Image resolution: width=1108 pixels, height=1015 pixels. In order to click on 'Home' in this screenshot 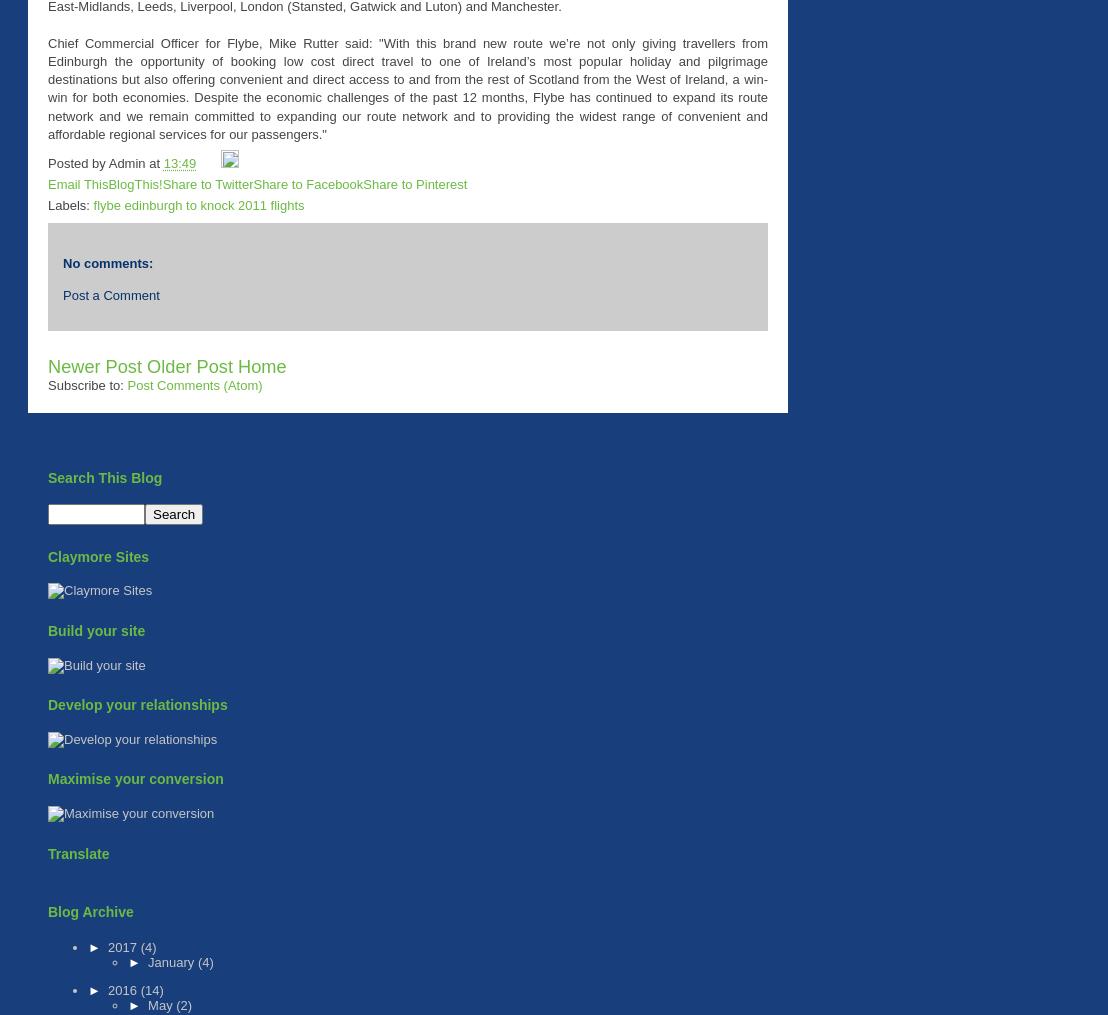, I will do `click(261, 366)`.